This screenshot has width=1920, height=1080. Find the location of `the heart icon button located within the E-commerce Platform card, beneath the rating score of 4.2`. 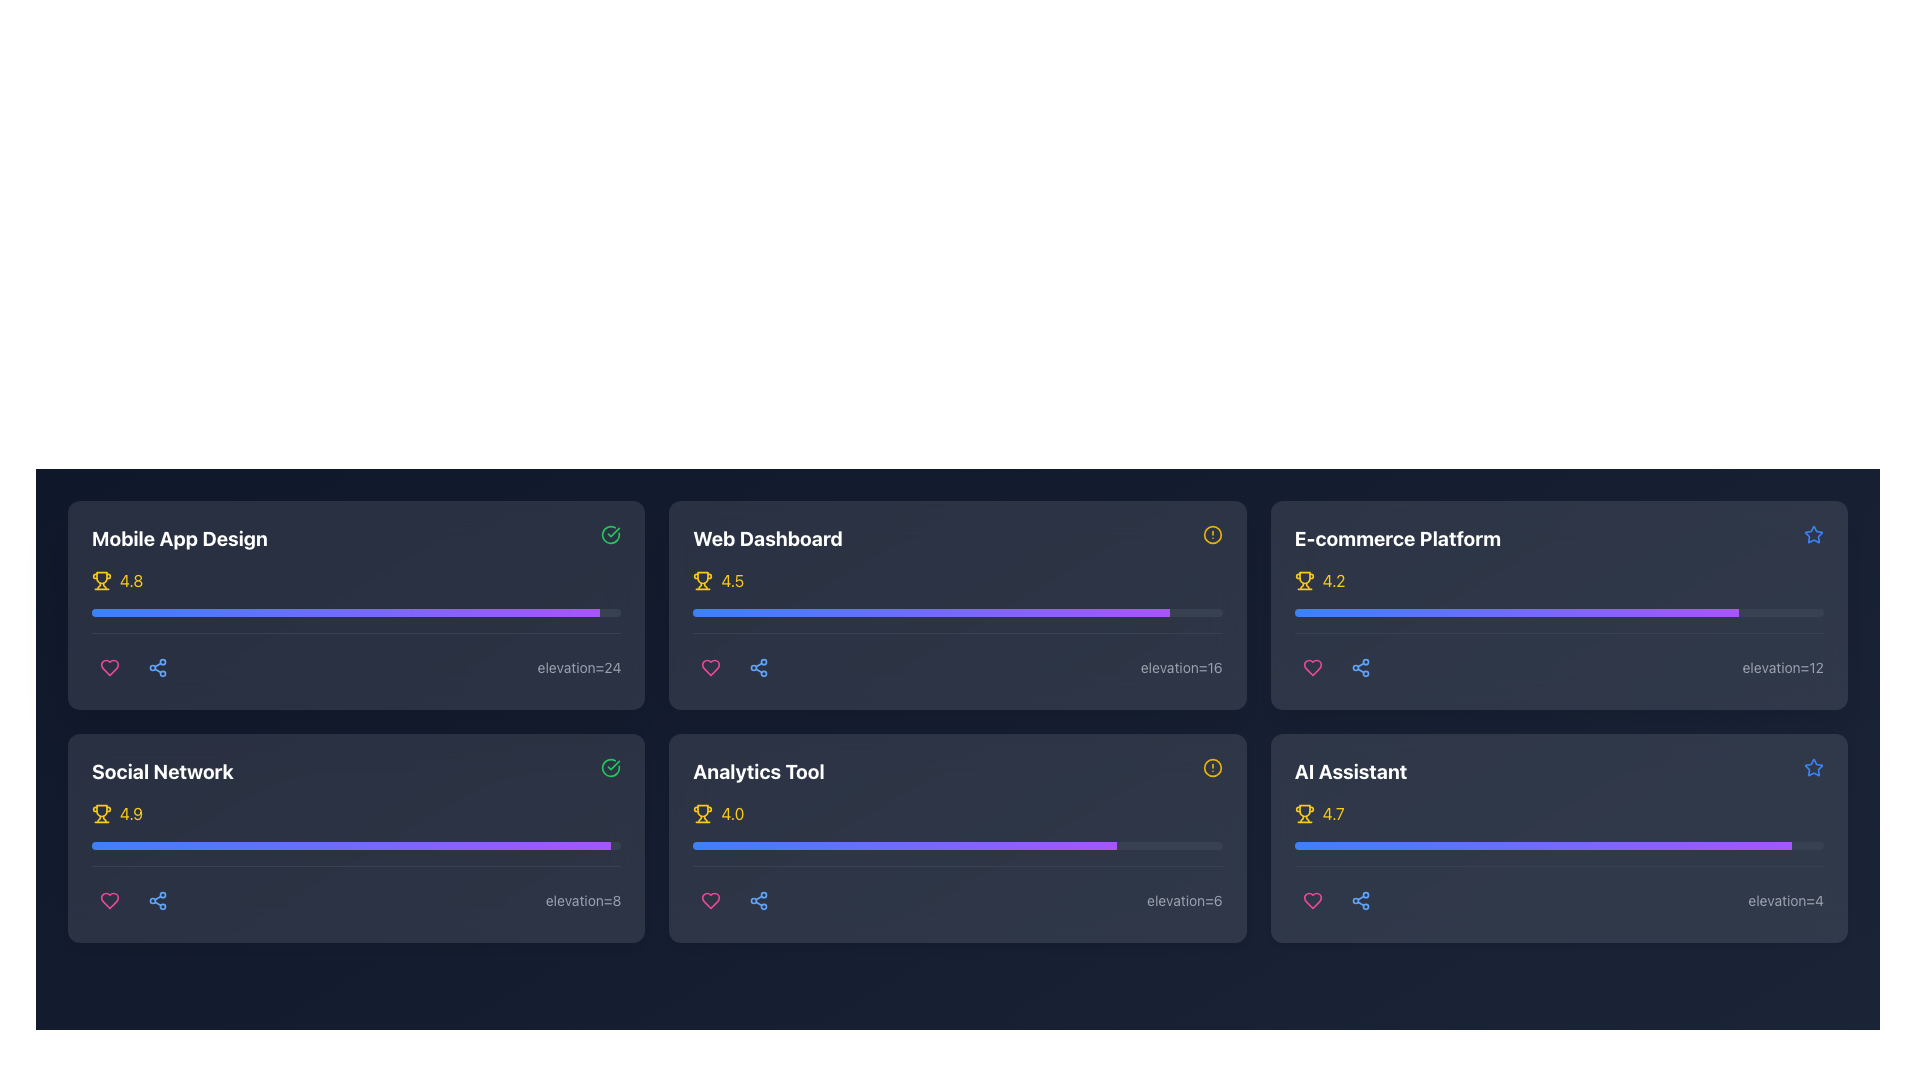

the heart icon button located within the E-commerce Platform card, beneath the rating score of 4.2 is located at coordinates (1312, 667).